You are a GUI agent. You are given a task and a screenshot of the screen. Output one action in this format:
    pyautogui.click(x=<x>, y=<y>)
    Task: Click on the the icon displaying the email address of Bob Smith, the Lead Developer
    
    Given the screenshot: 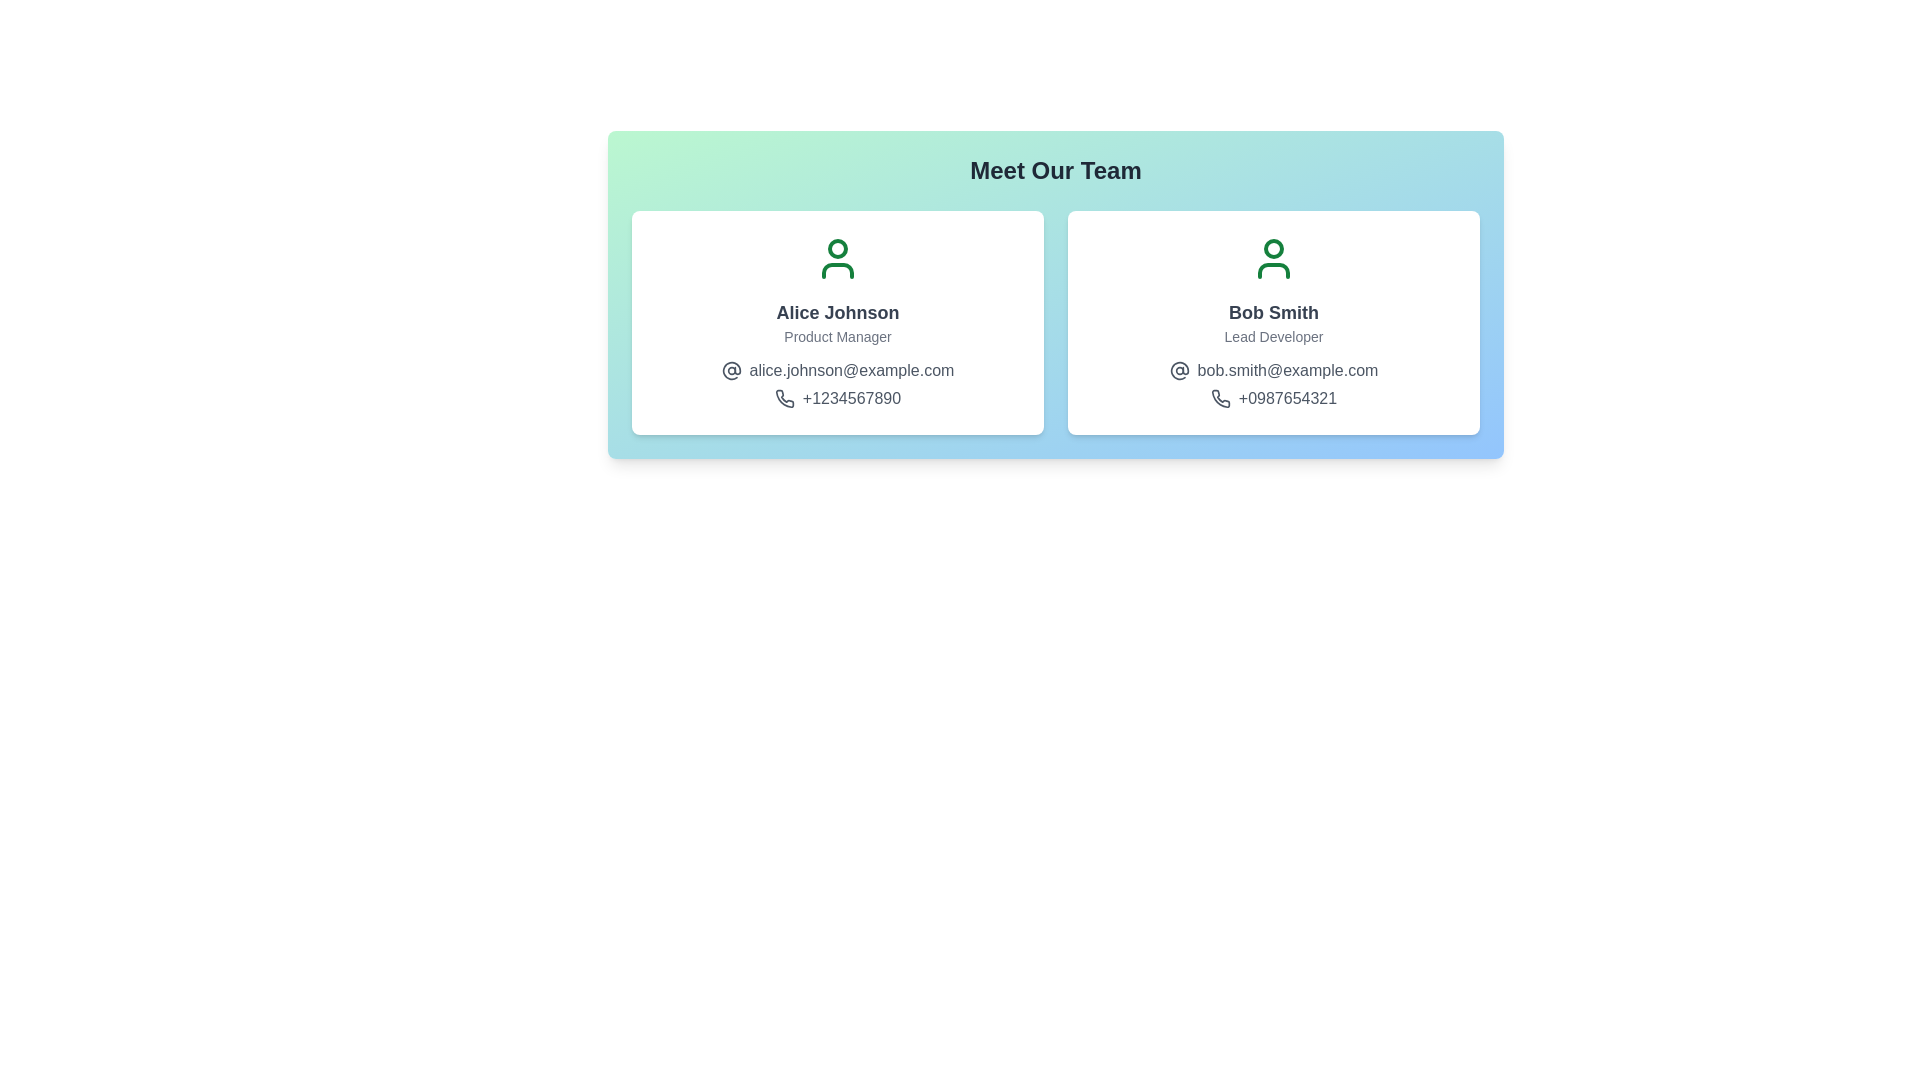 What is the action you would take?
    pyautogui.click(x=1272, y=370)
    